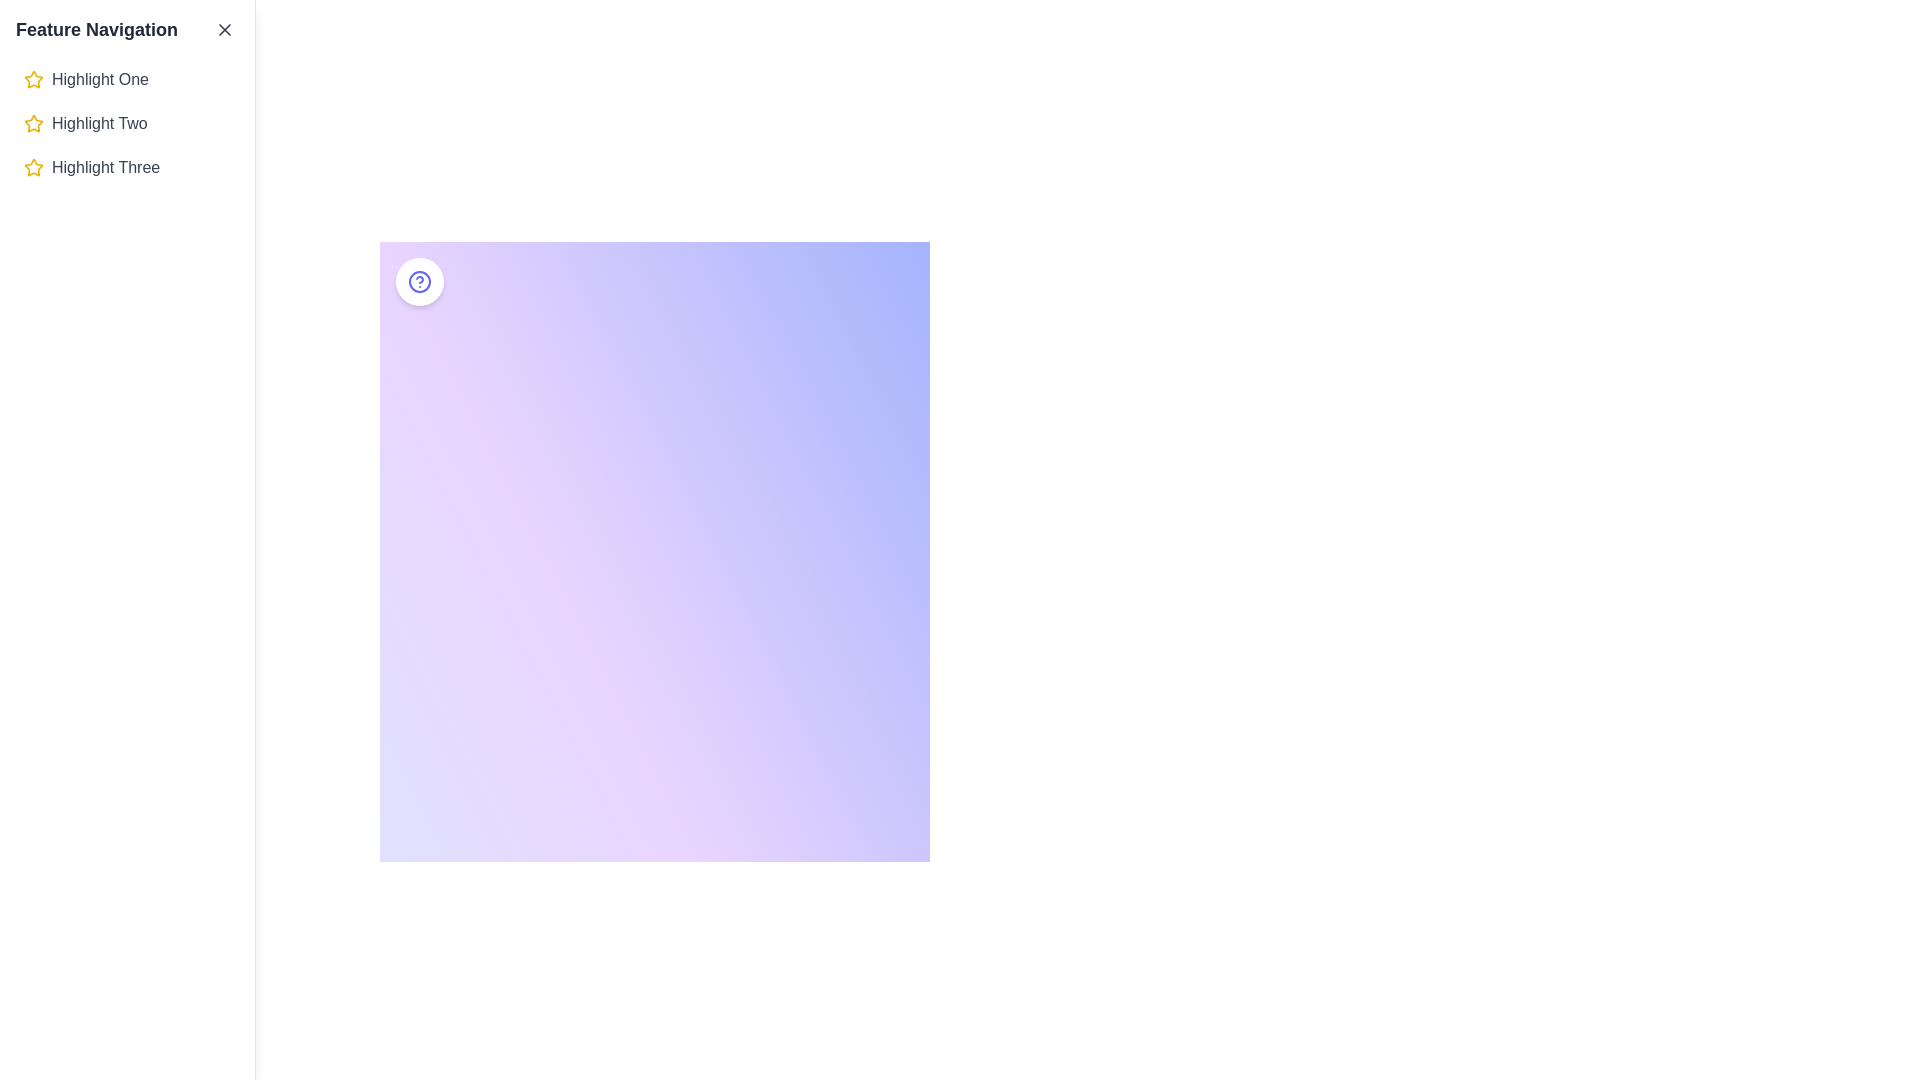 The height and width of the screenshot is (1080, 1920). What do you see at coordinates (419, 281) in the screenshot?
I see `the interactive help button located at the top-left corner of the gradient background area to observe any hover-specific effects` at bounding box center [419, 281].